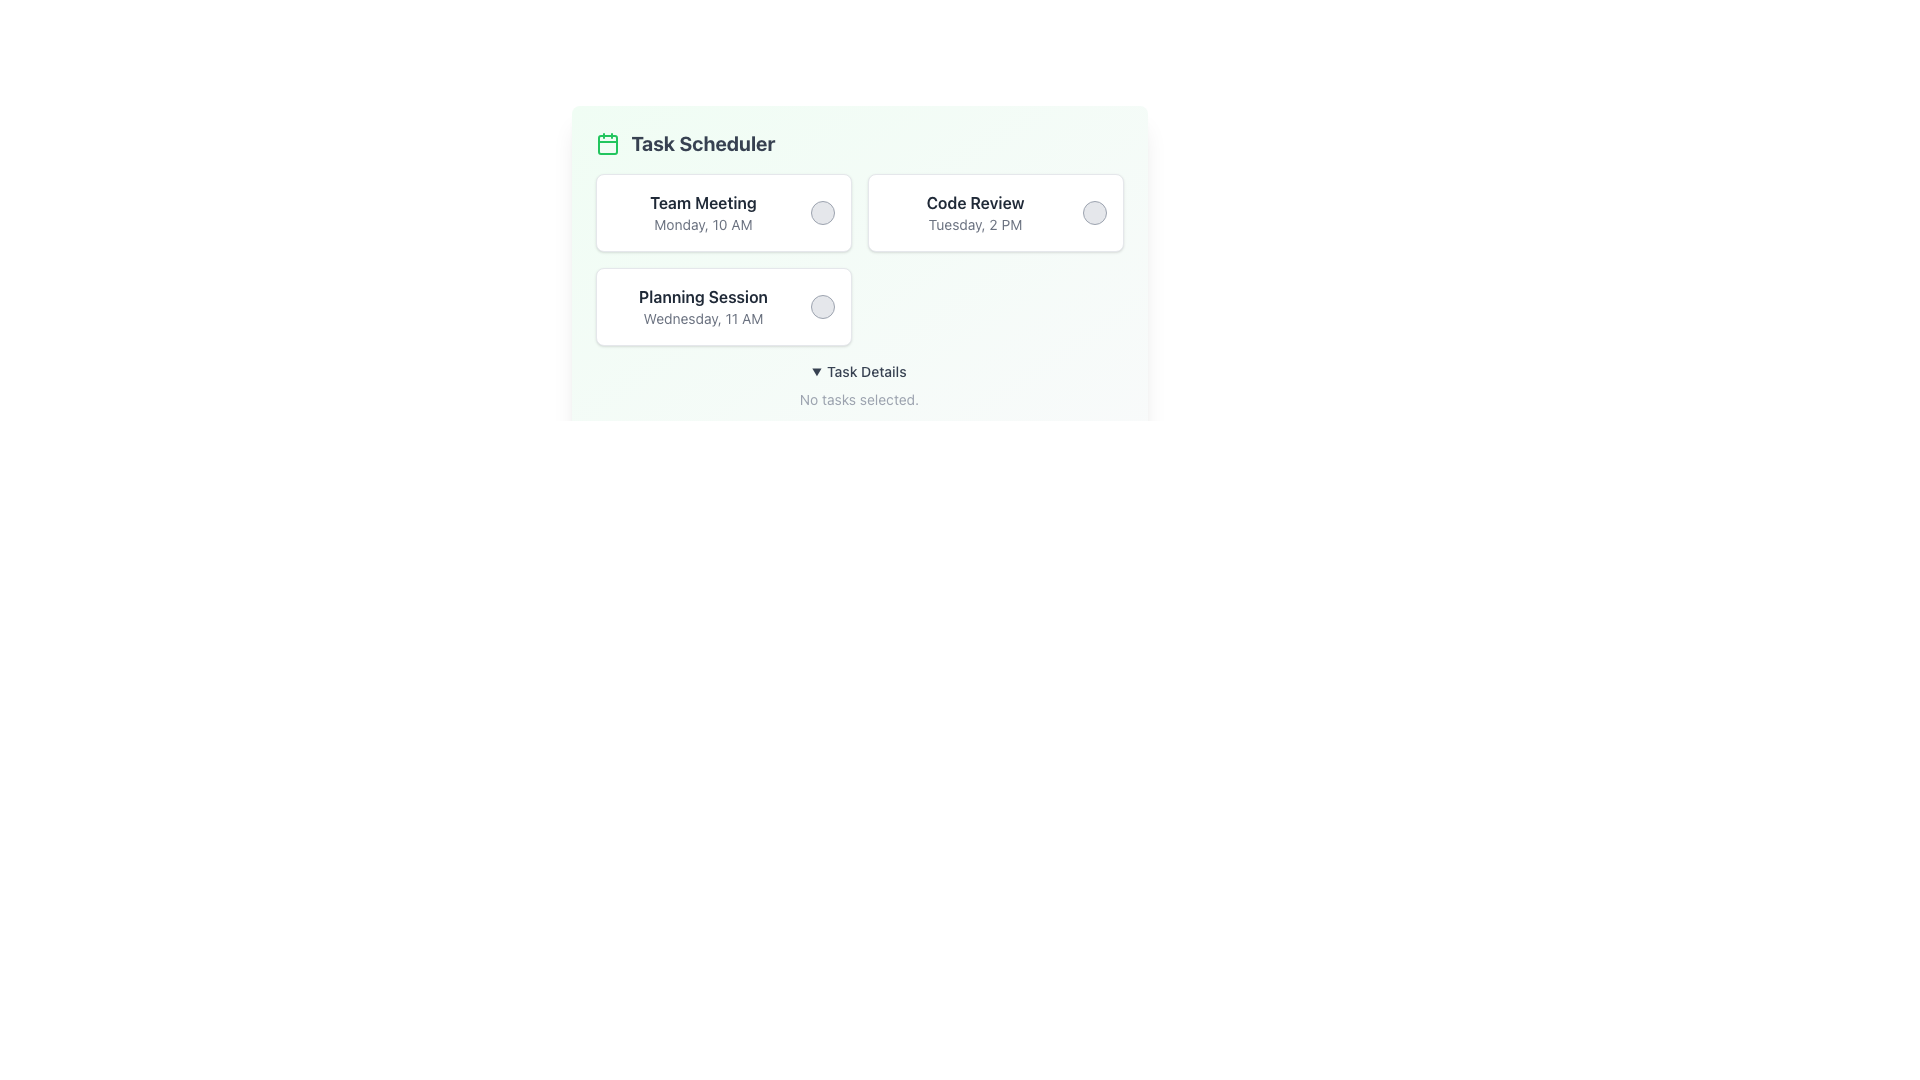  What do you see at coordinates (995, 212) in the screenshot?
I see `the selectable list item titled 'Code Review' scheduled for 'Tuesday, 2 PM'` at bounding box center [995, 212].